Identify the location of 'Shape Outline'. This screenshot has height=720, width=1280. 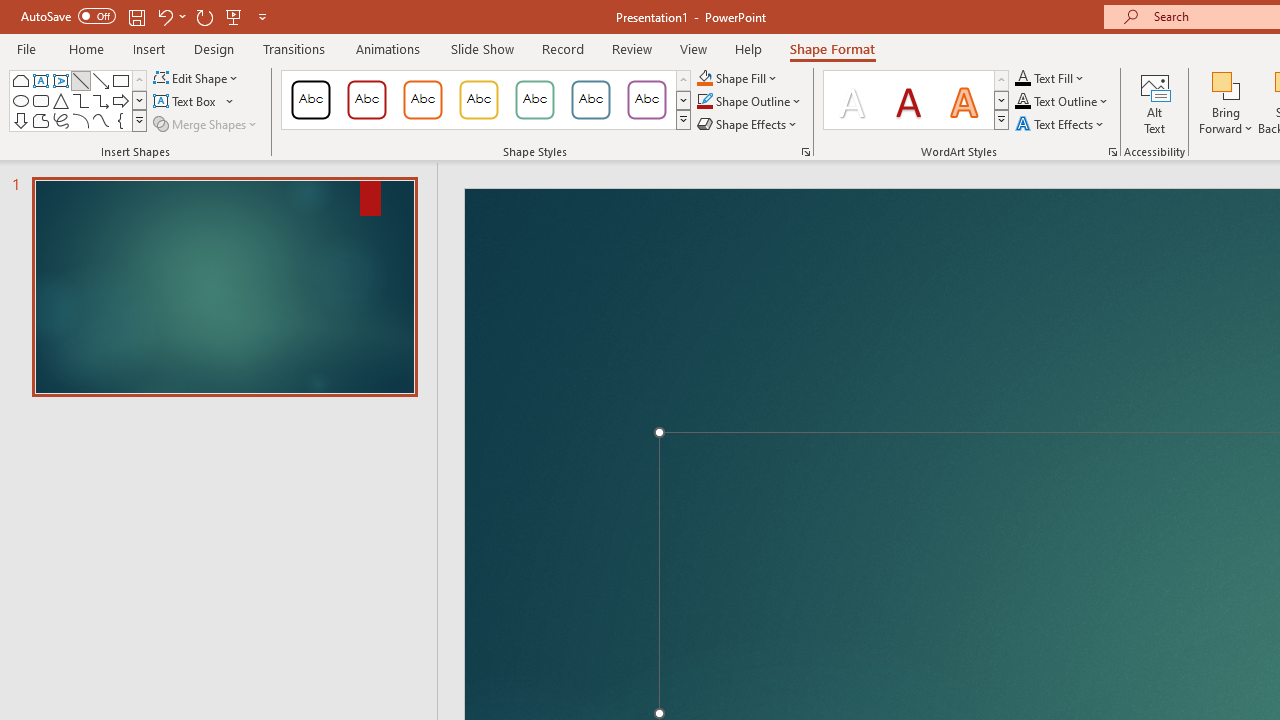
(749, 101).